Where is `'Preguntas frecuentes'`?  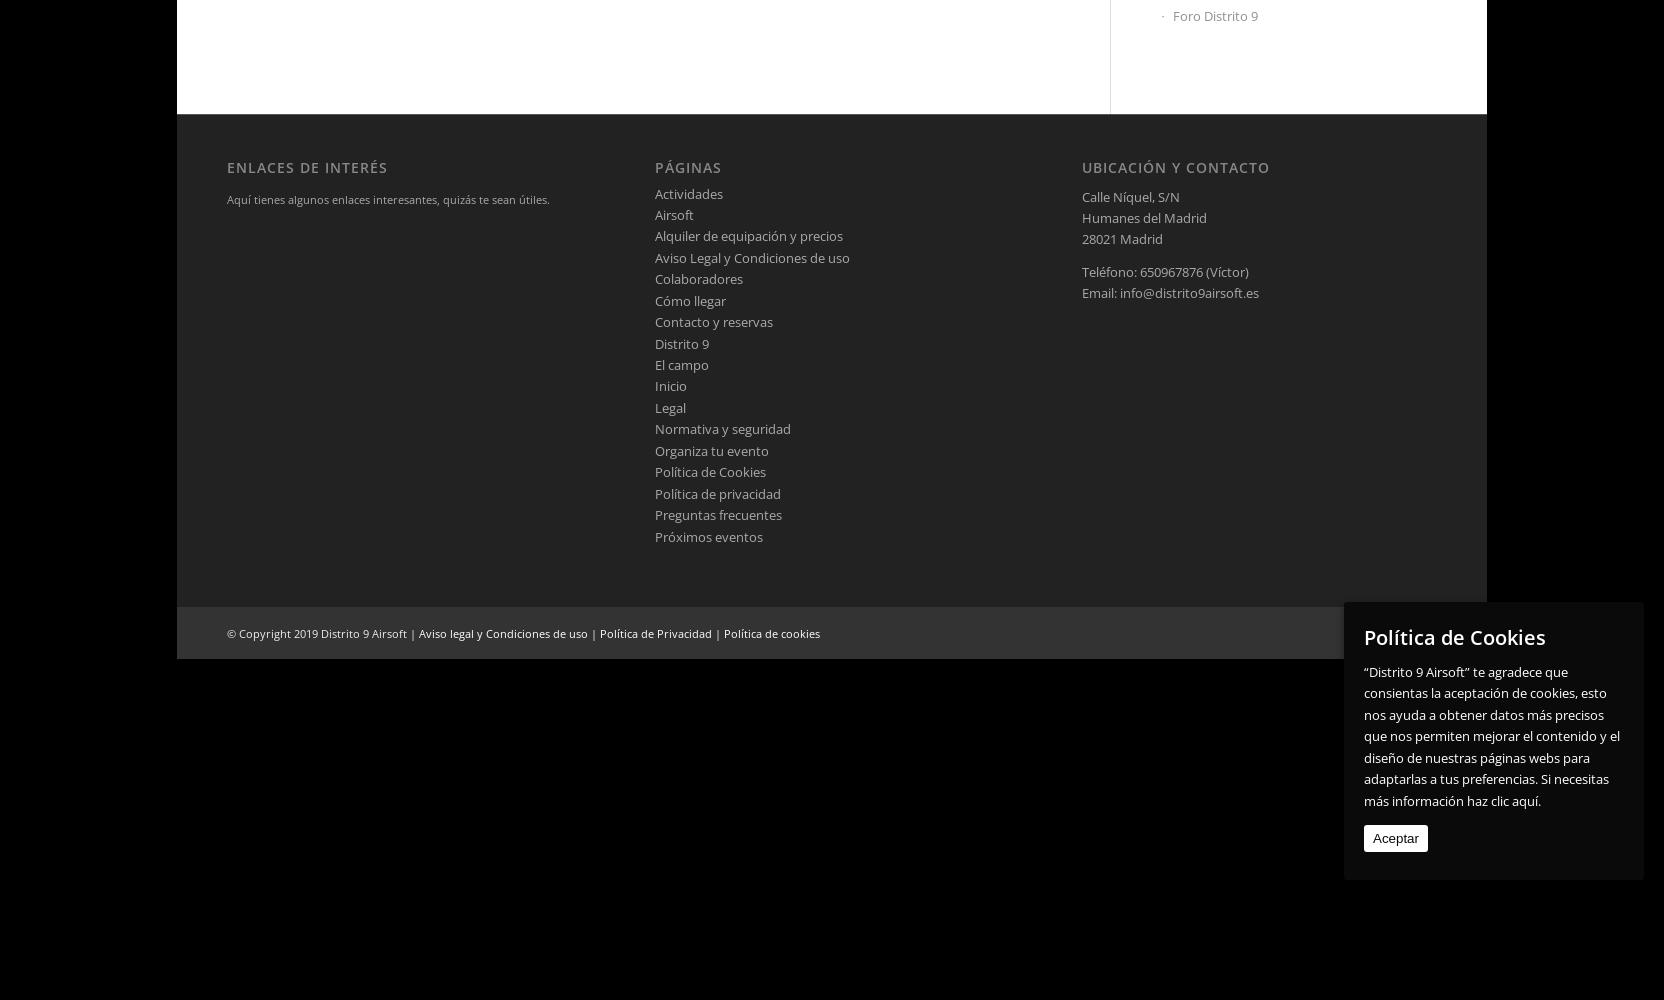 'Preguntas frecuentes' is located at coordinates (716, 515).